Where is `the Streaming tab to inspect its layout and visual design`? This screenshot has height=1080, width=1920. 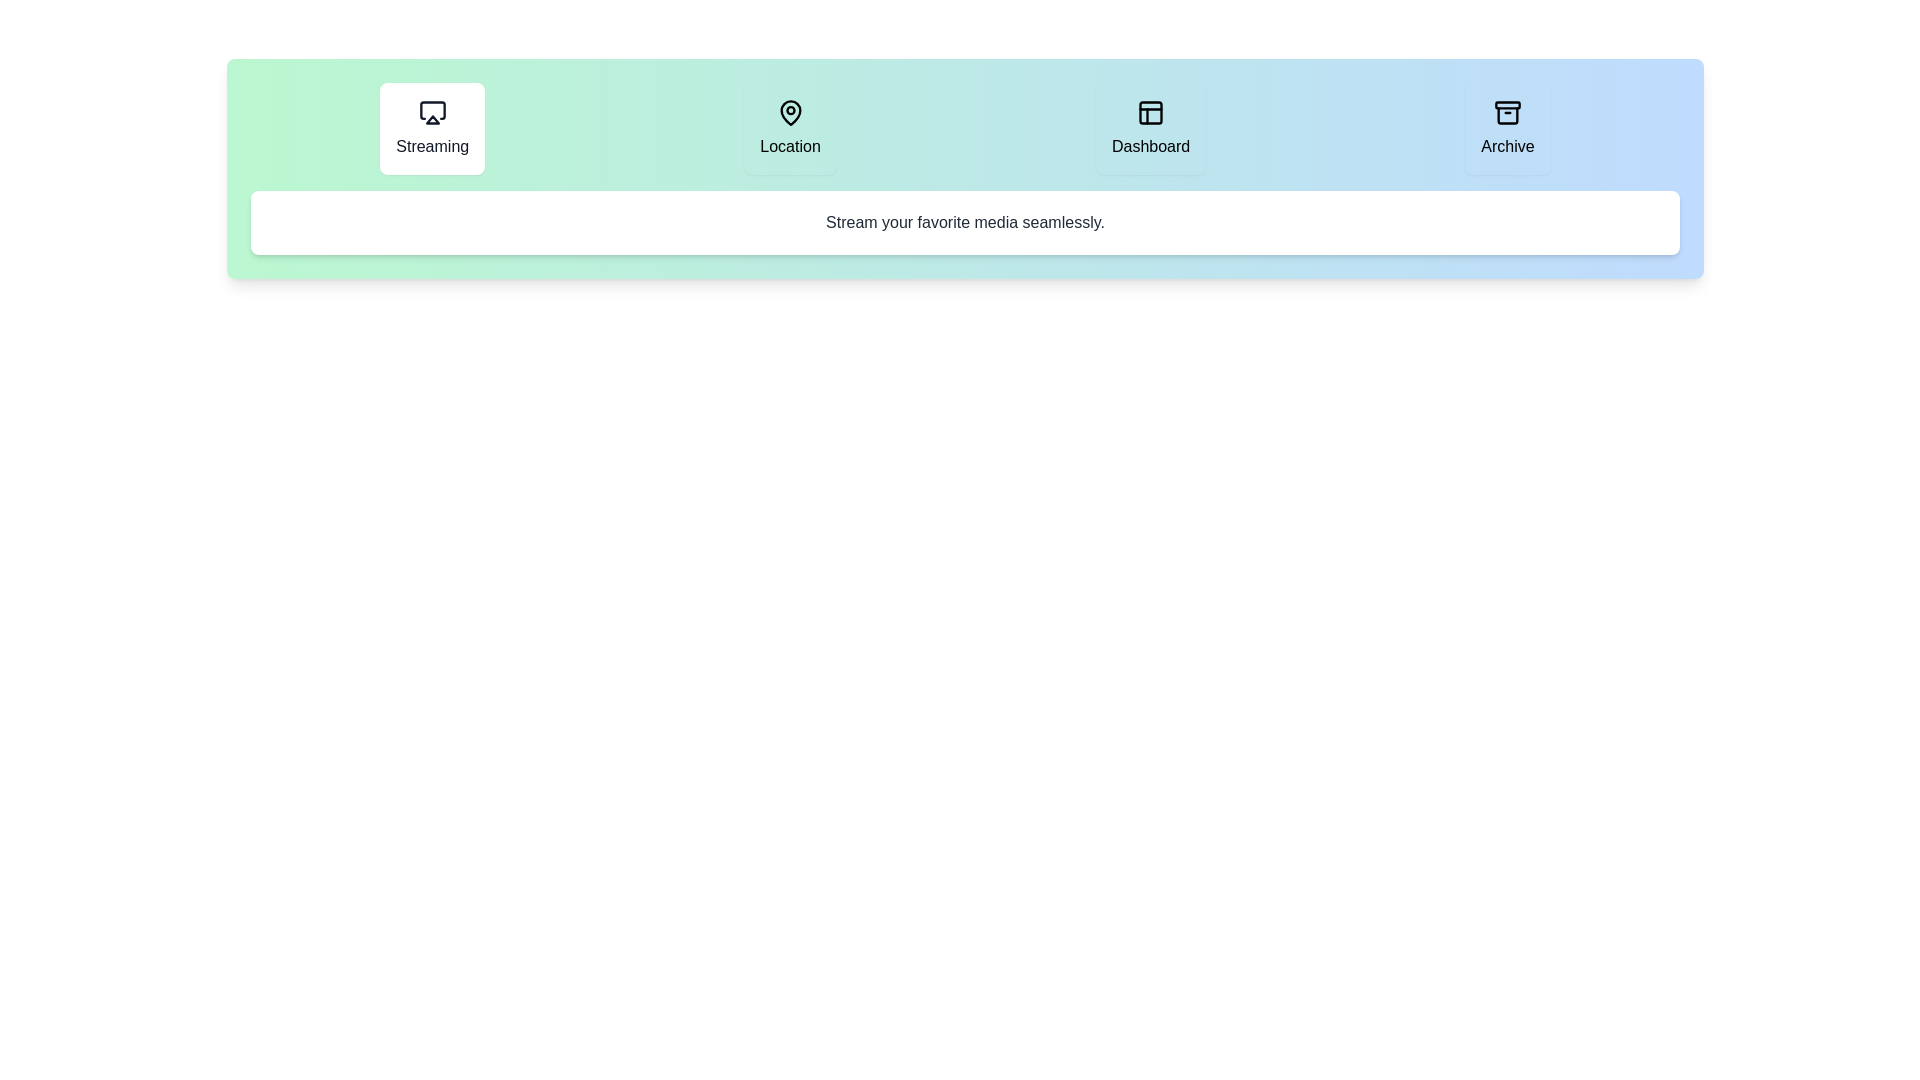
the Streaming tab to inspect its layout and visual design is located at coordinates (431, 128).